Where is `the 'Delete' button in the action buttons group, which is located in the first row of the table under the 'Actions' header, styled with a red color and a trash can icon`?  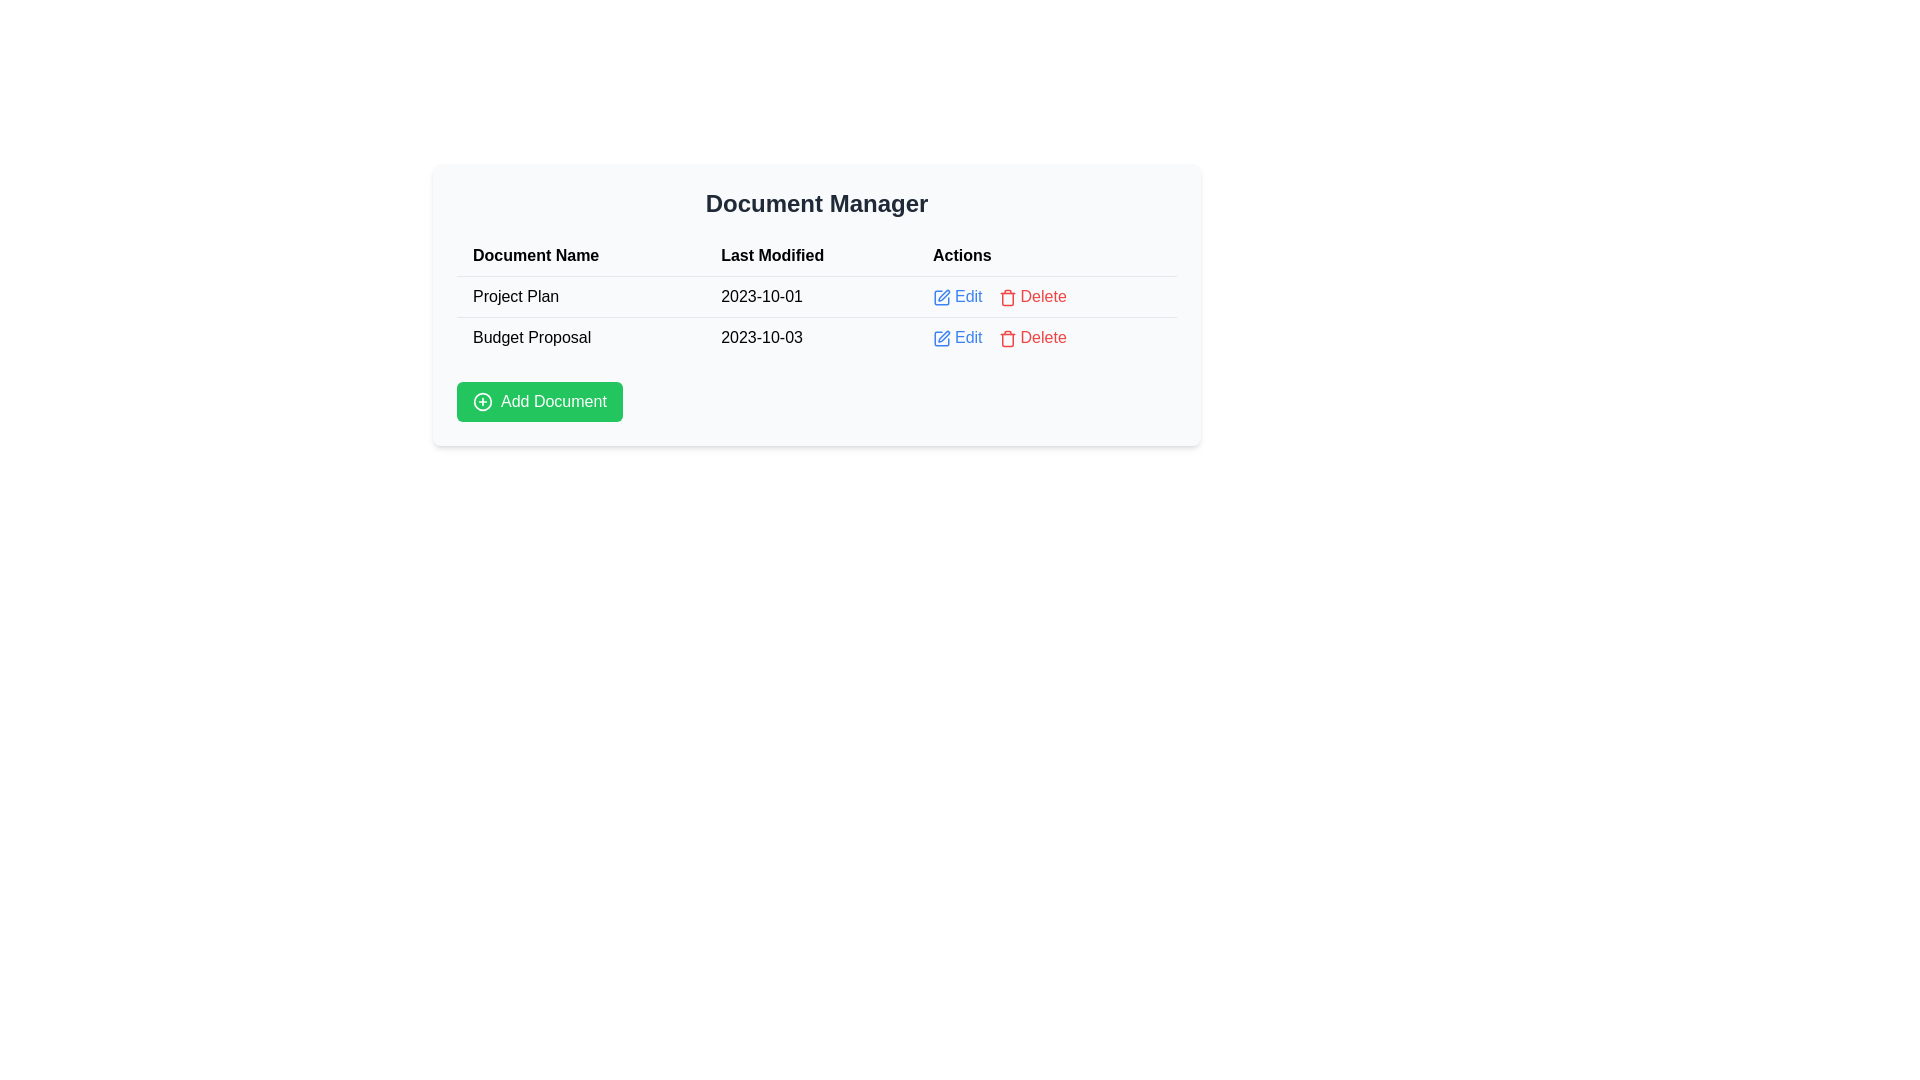
the 'Delete' button in the action buttons group, which is located in the first row of the table under the 'Actions' header, styled with a red color and a trash can icon is located at coordinates (1045, 297).